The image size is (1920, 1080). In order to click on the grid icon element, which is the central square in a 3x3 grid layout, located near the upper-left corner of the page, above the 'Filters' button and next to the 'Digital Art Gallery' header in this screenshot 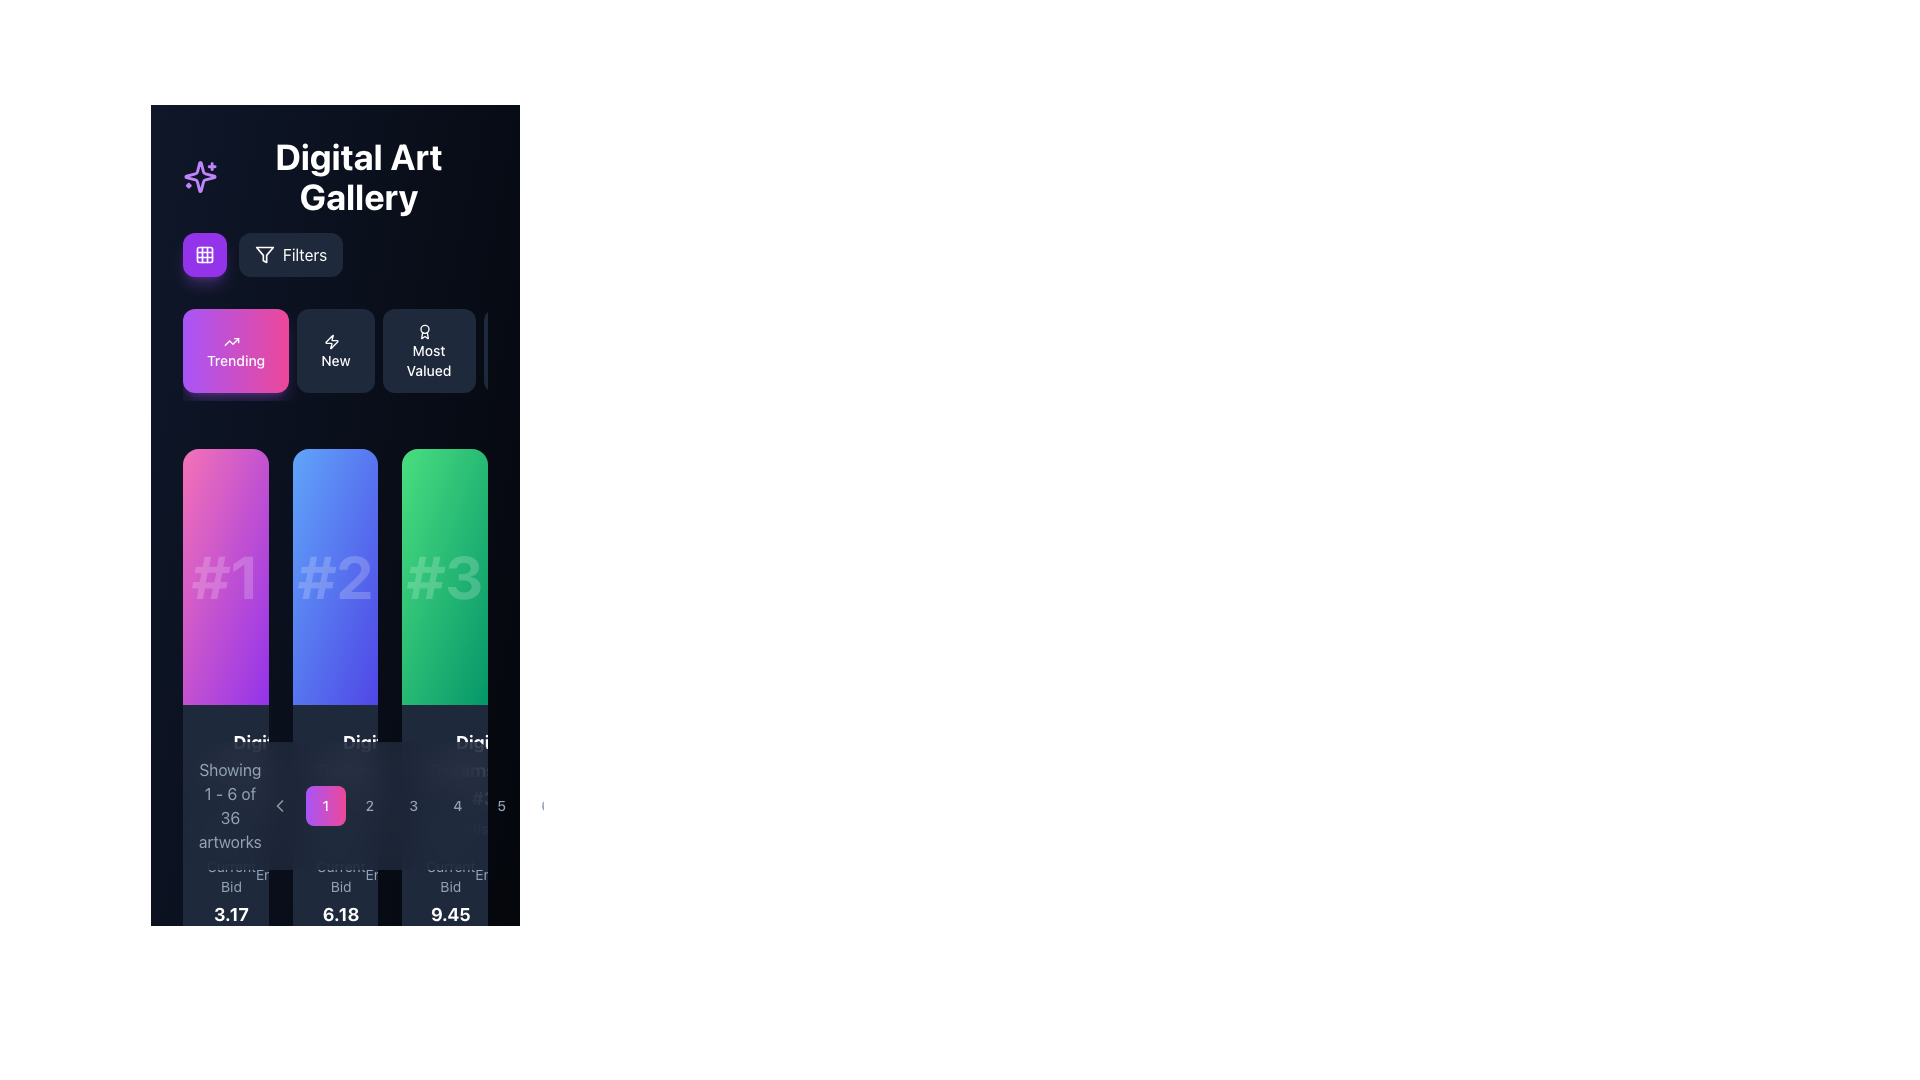, I will do `click(205, 253)`.